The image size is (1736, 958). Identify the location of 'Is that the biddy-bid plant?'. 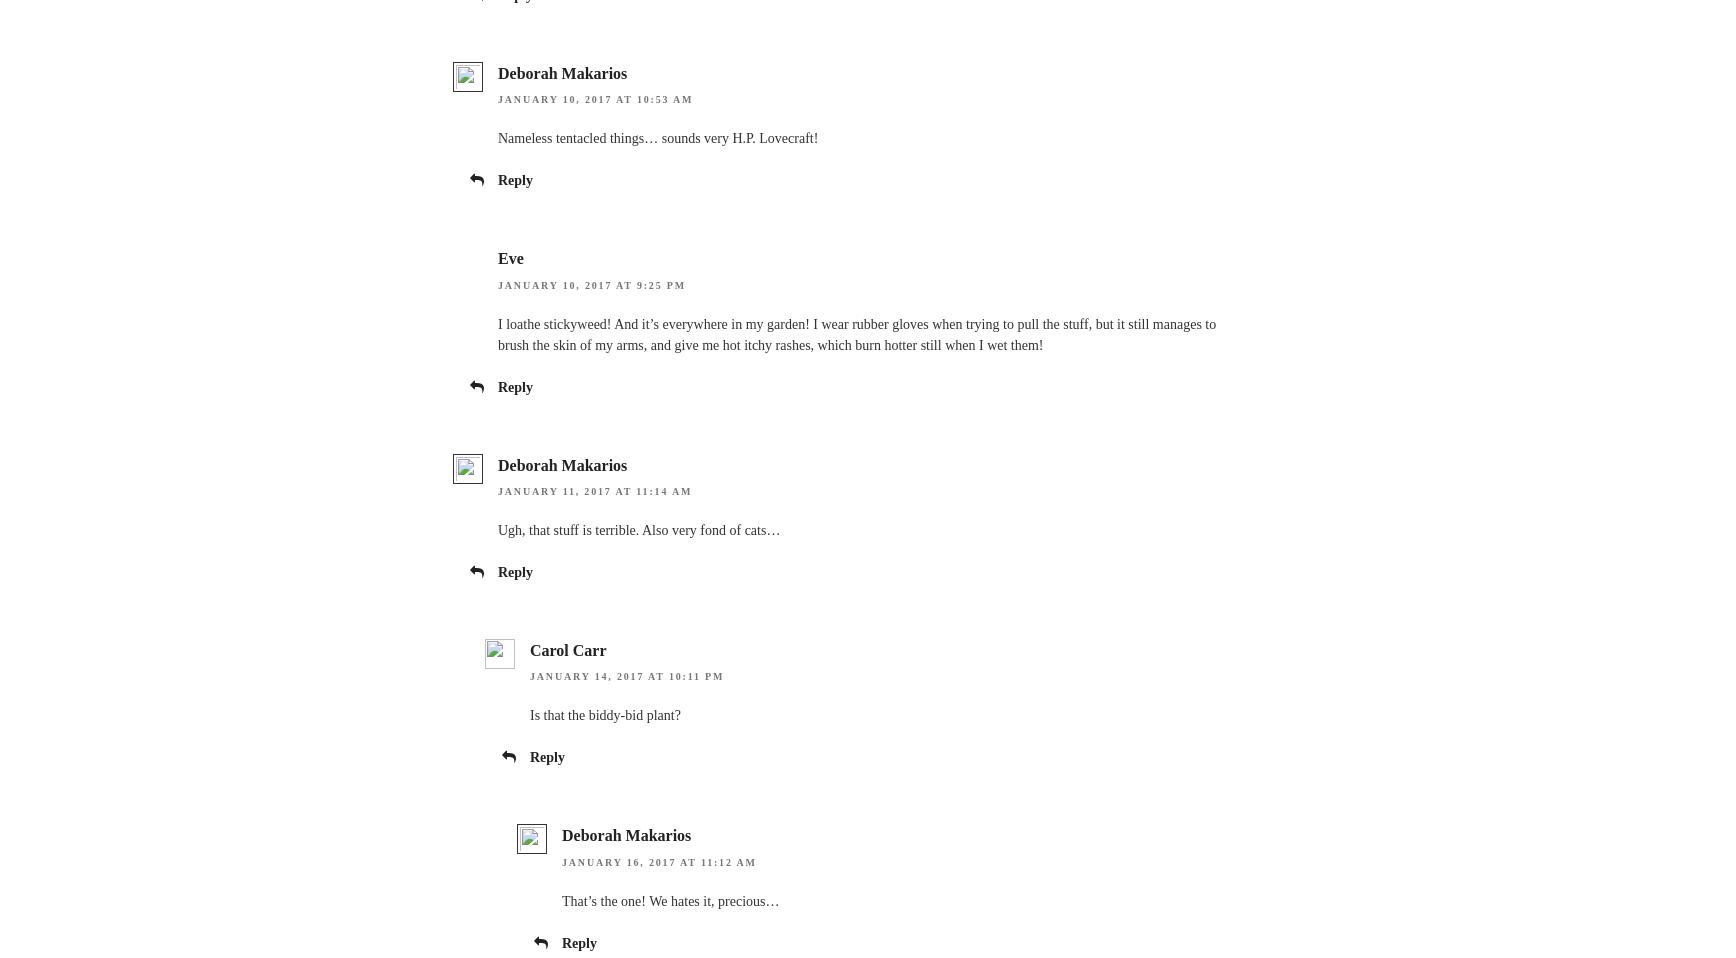
(604, 714).